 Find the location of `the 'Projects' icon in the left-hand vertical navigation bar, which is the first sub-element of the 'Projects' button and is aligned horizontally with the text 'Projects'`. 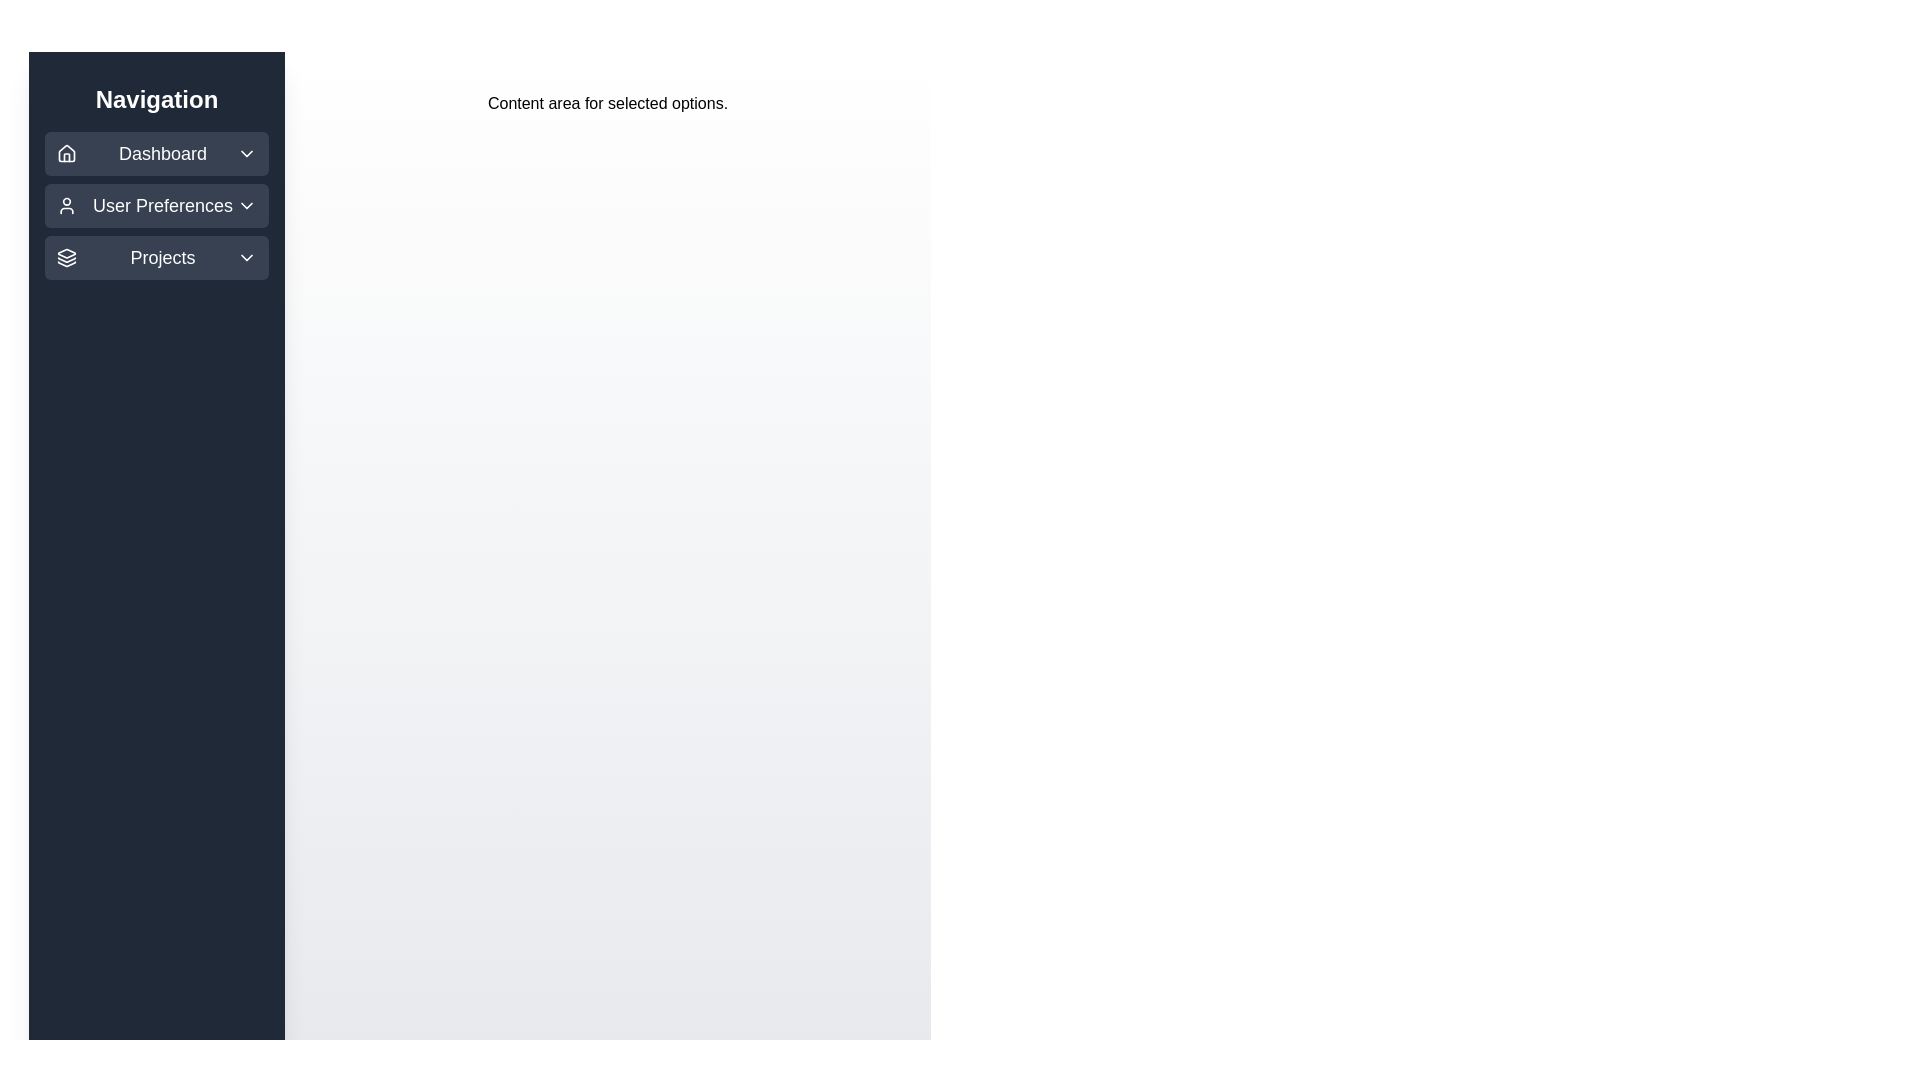

the 'Projects' icon in the left-hand vertical navigation bar, which is the first sub-element of the 'Projects' button and is aligned horizontally with the text 'Projects' is located at coordinates (67, 257).